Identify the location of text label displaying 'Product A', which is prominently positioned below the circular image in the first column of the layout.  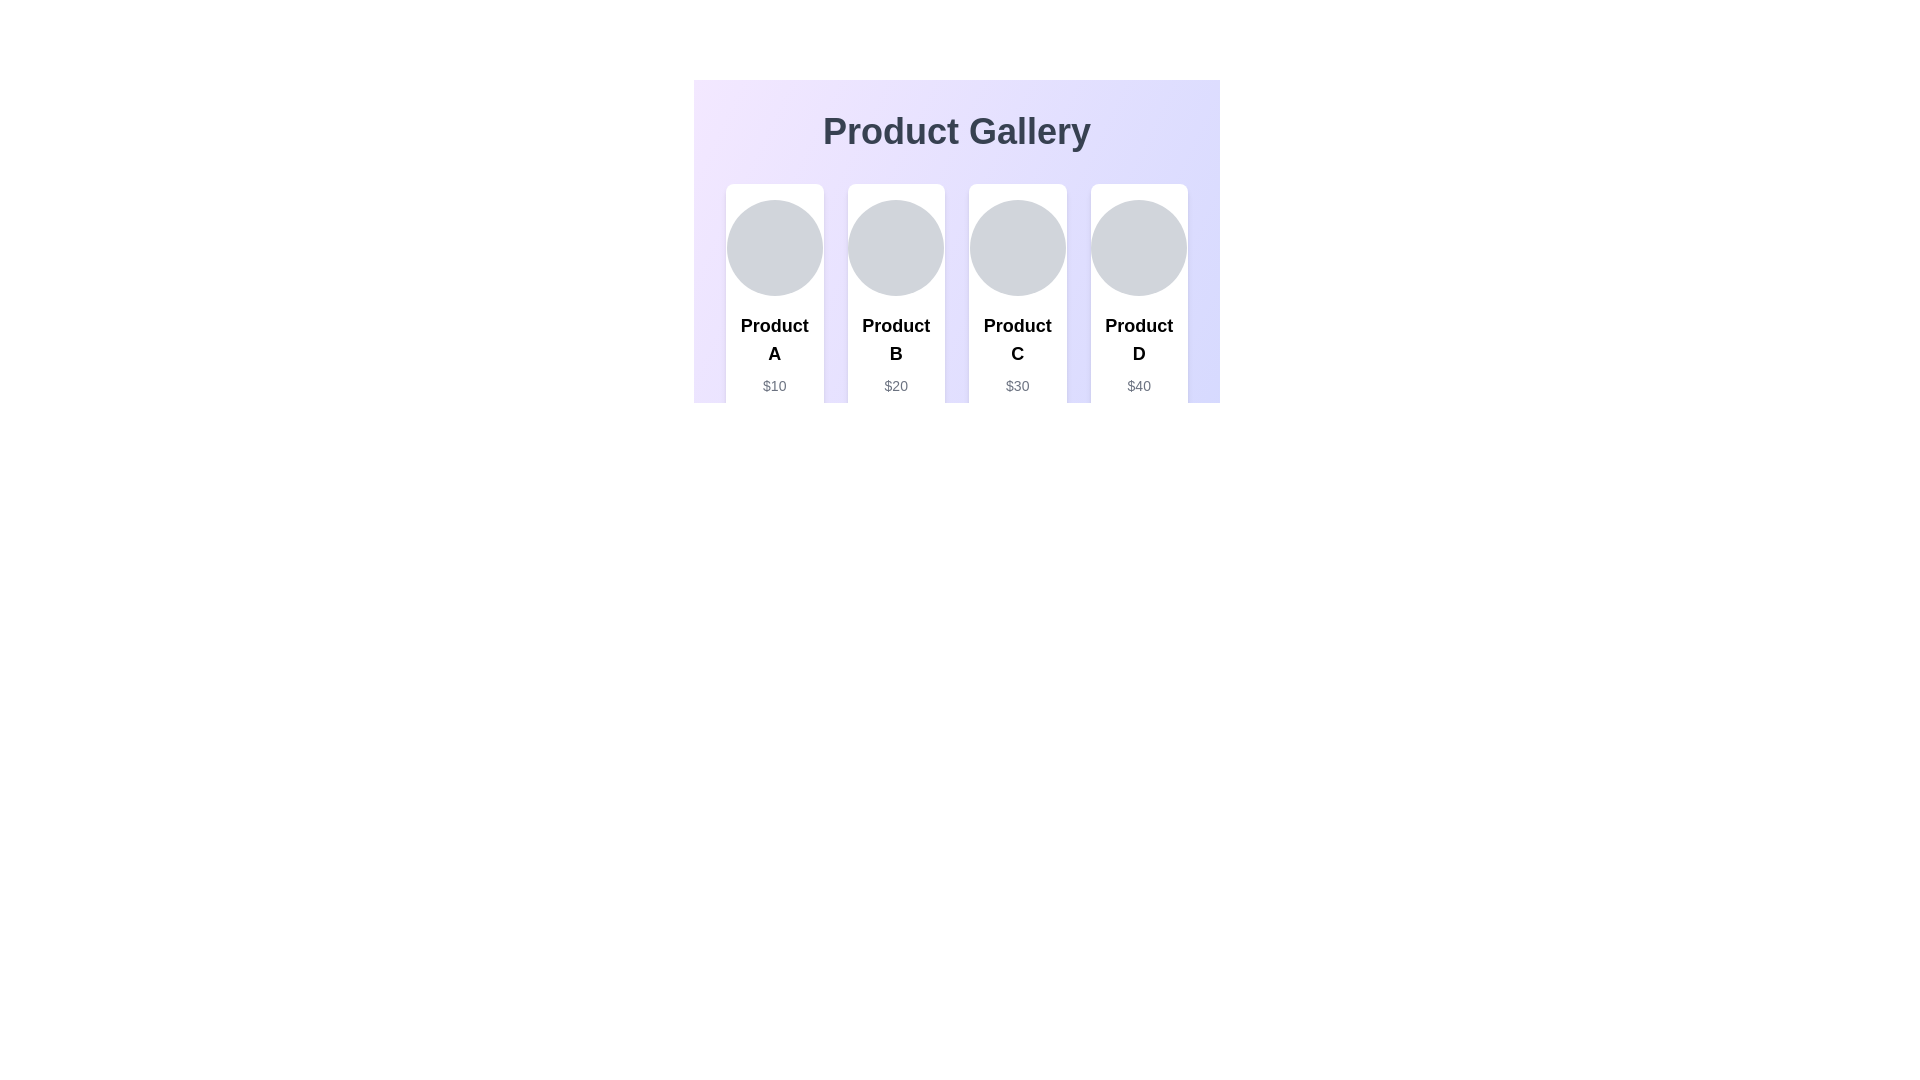
(773, 338).